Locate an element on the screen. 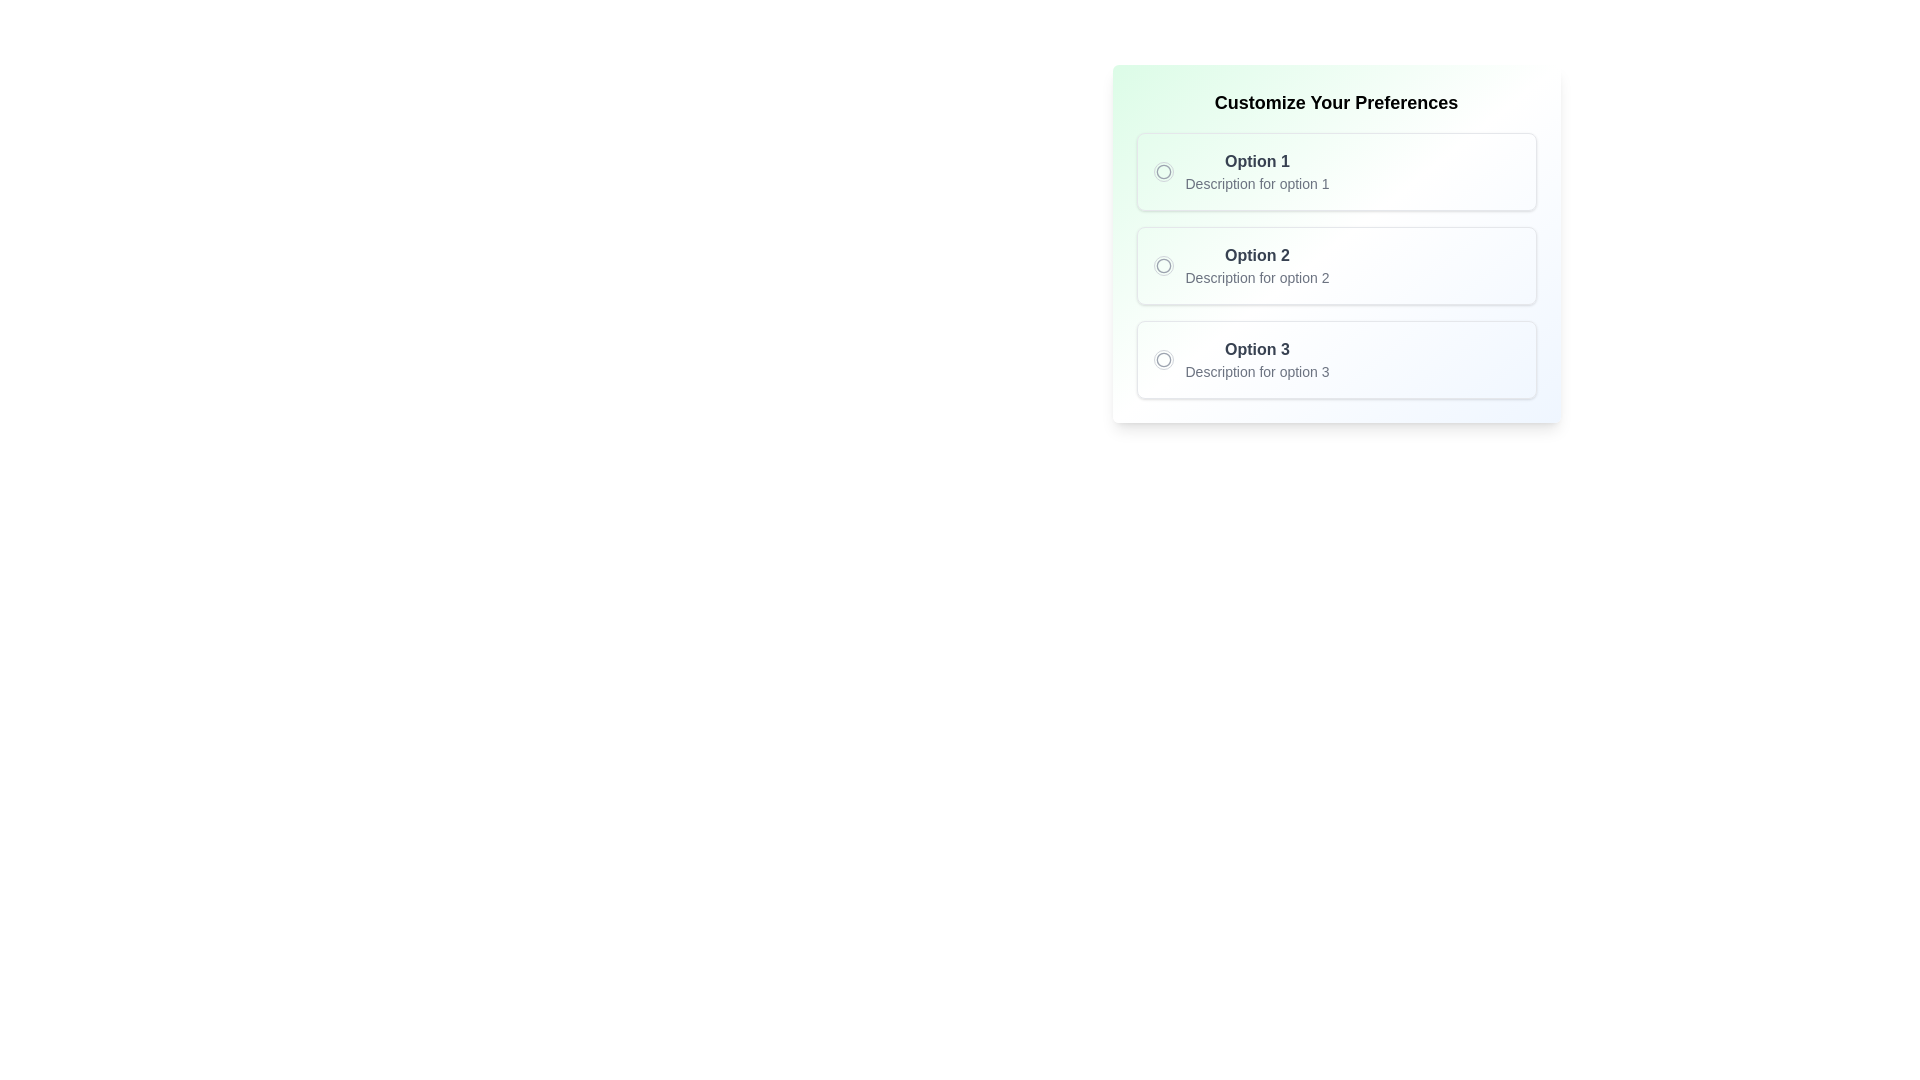 The width and height of the screenshot is (1920, 1080). the 'Option 1' radio button is located at coordinates (1163, 171).